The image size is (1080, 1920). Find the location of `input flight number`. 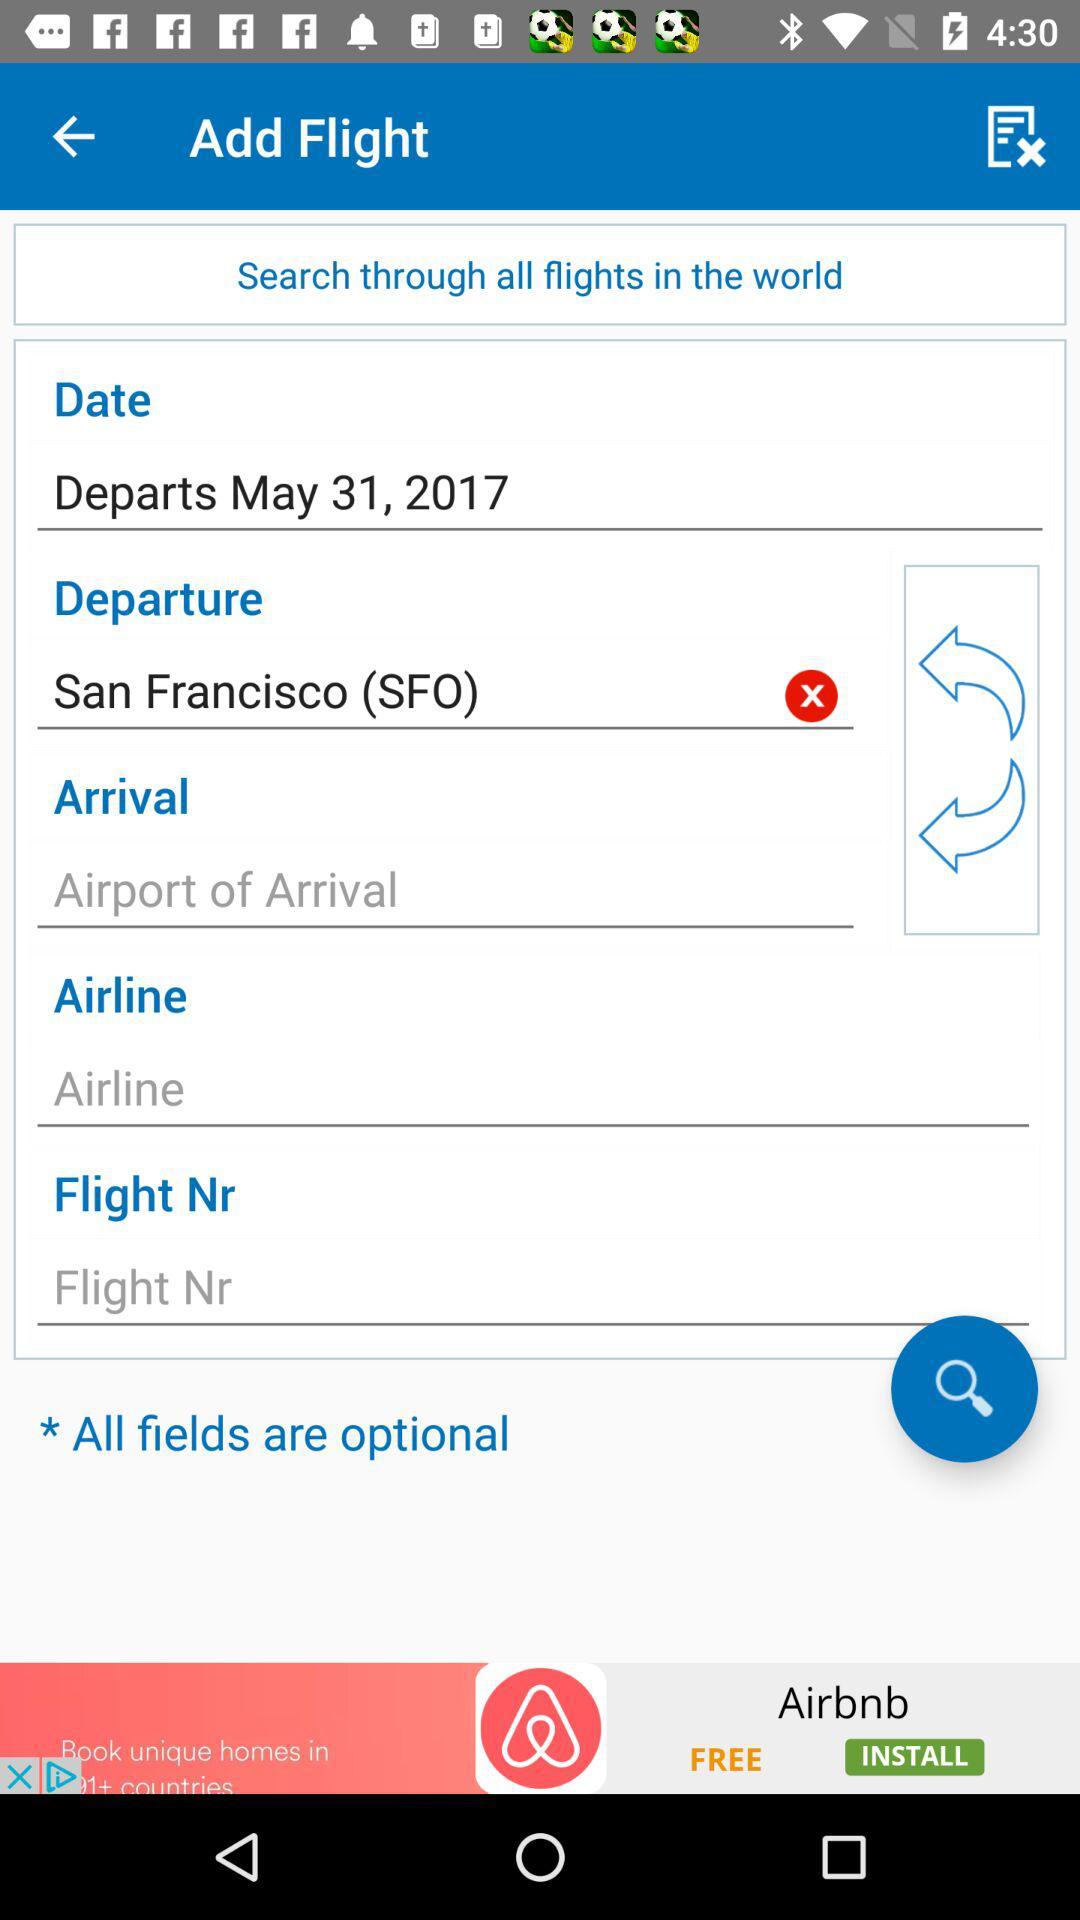

input flight number is located at coordinates (532, 1292).